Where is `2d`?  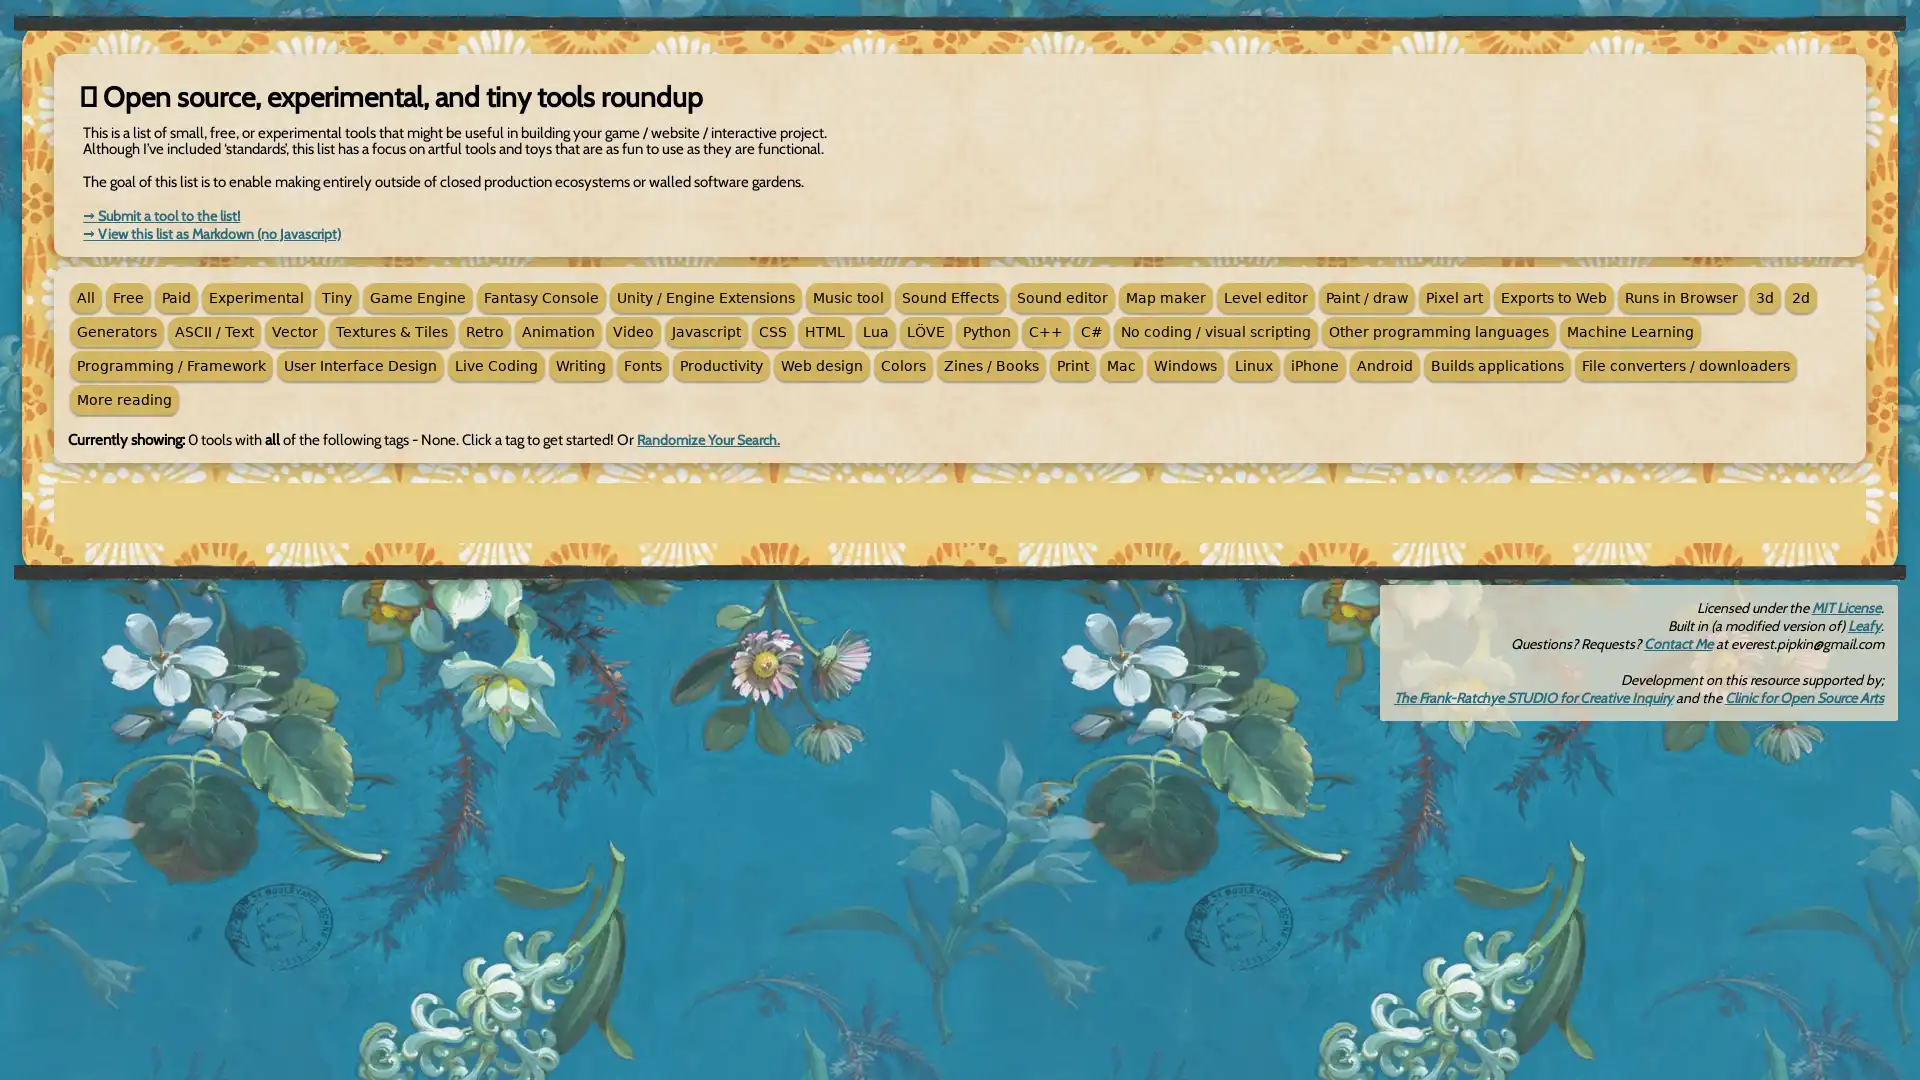 2d is located at coordinates (1800, 297).